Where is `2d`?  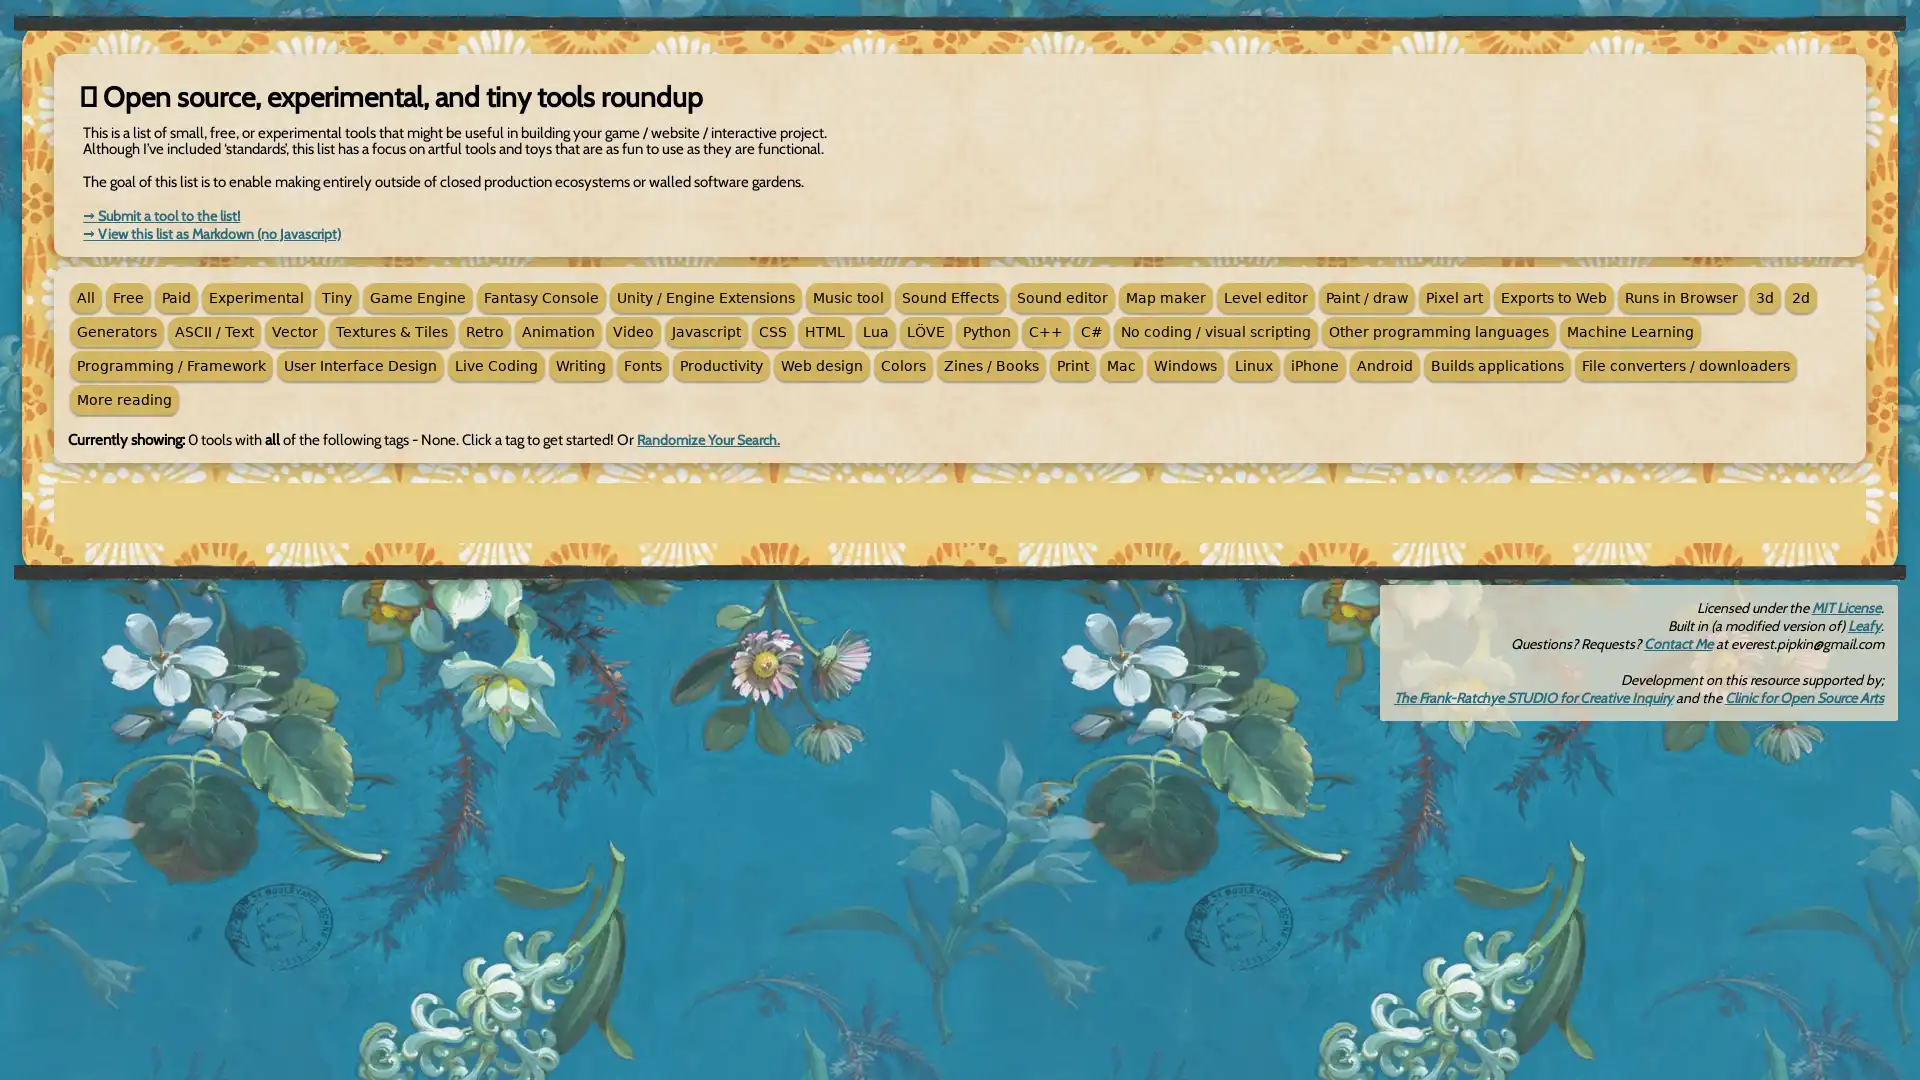 2d is located at coordinates (1800, 297).